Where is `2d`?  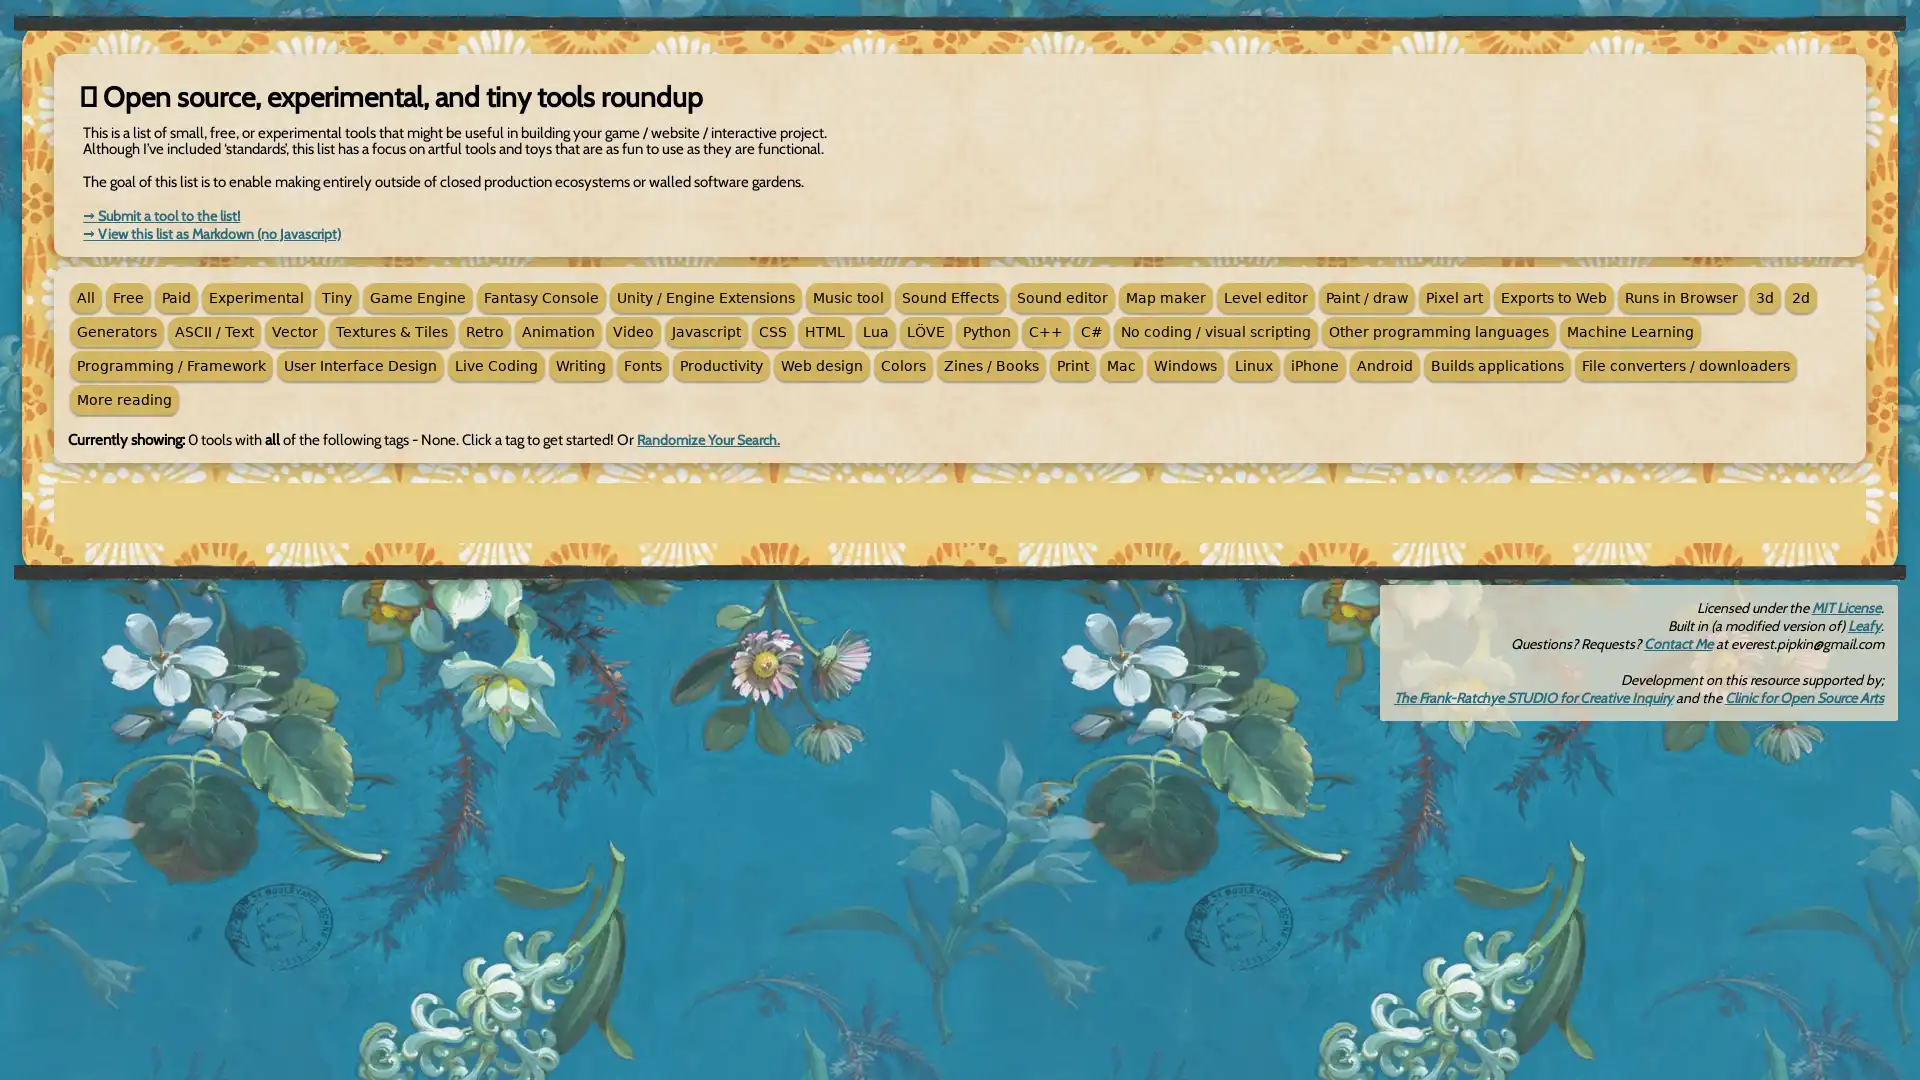 2d is located at coordinates (1800, 297).